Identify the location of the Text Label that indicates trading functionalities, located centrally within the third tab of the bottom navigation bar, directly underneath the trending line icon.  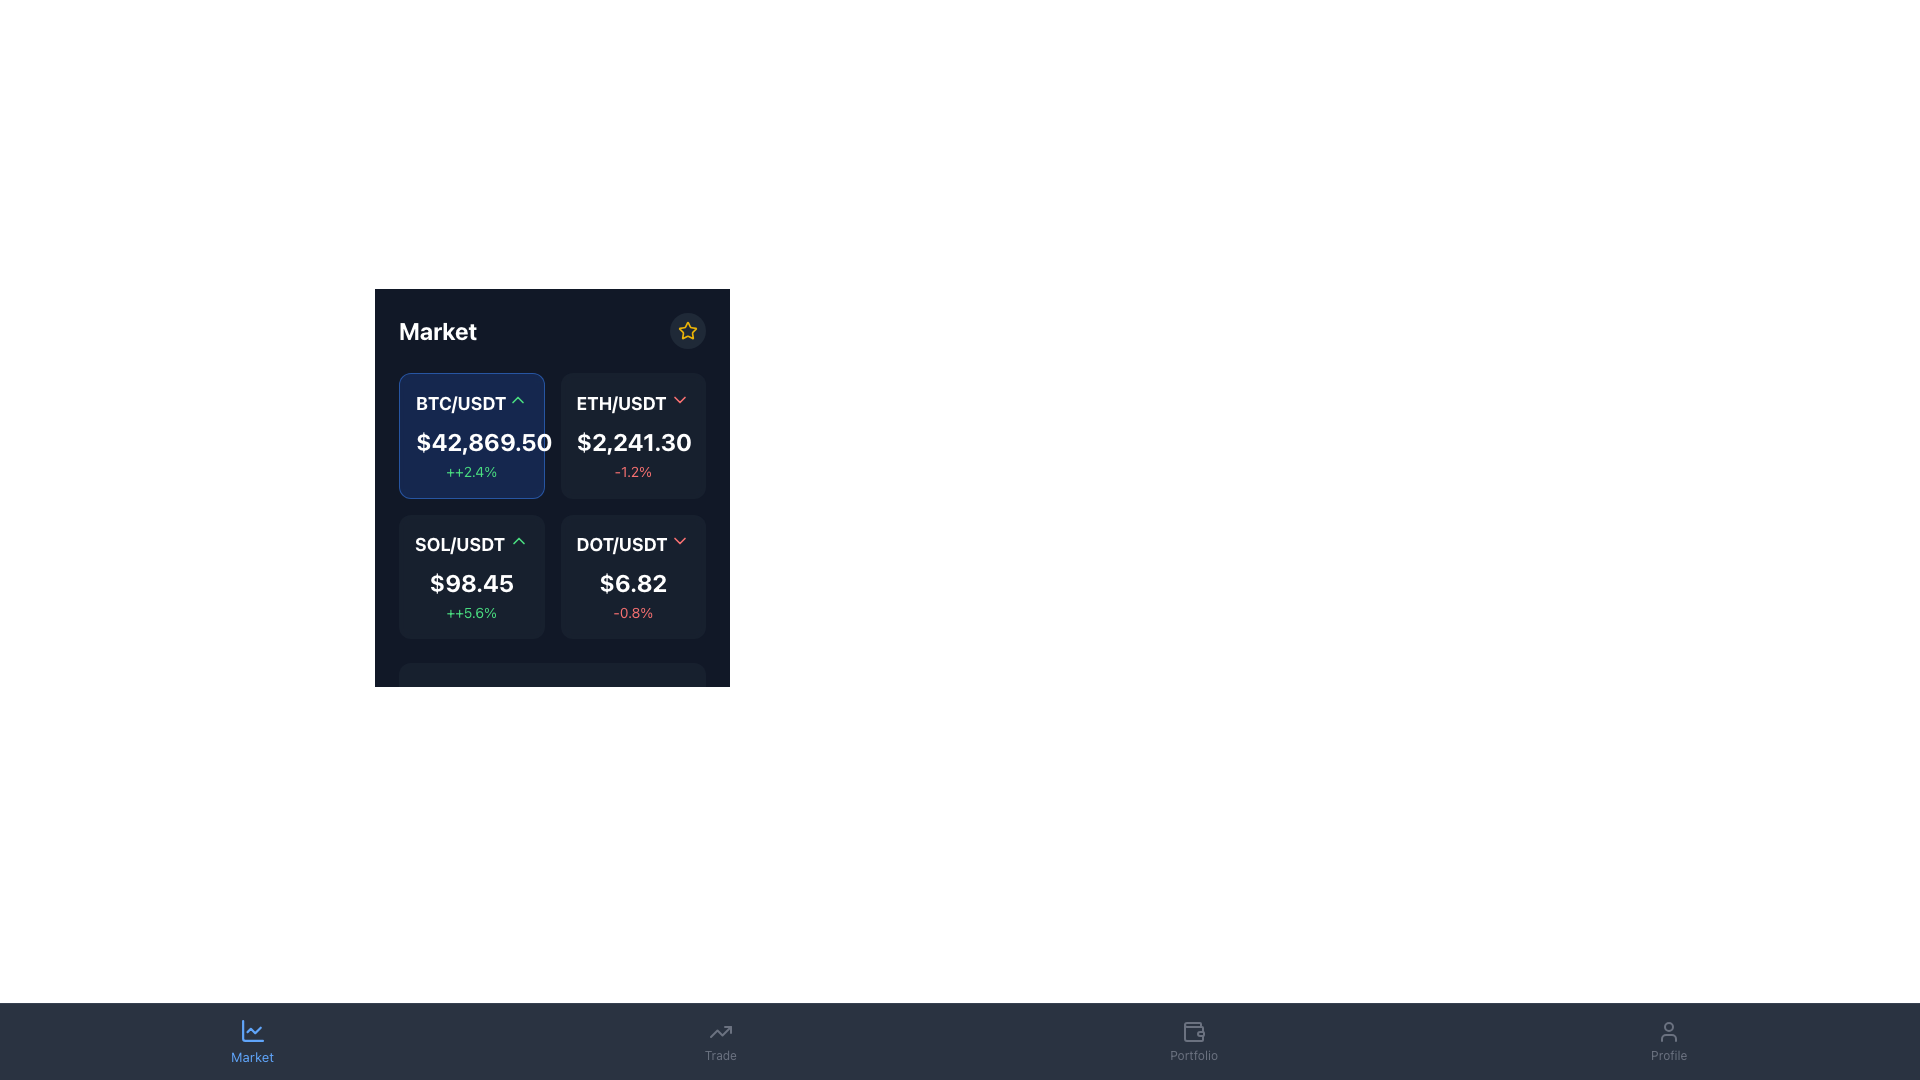
(720, 1055).